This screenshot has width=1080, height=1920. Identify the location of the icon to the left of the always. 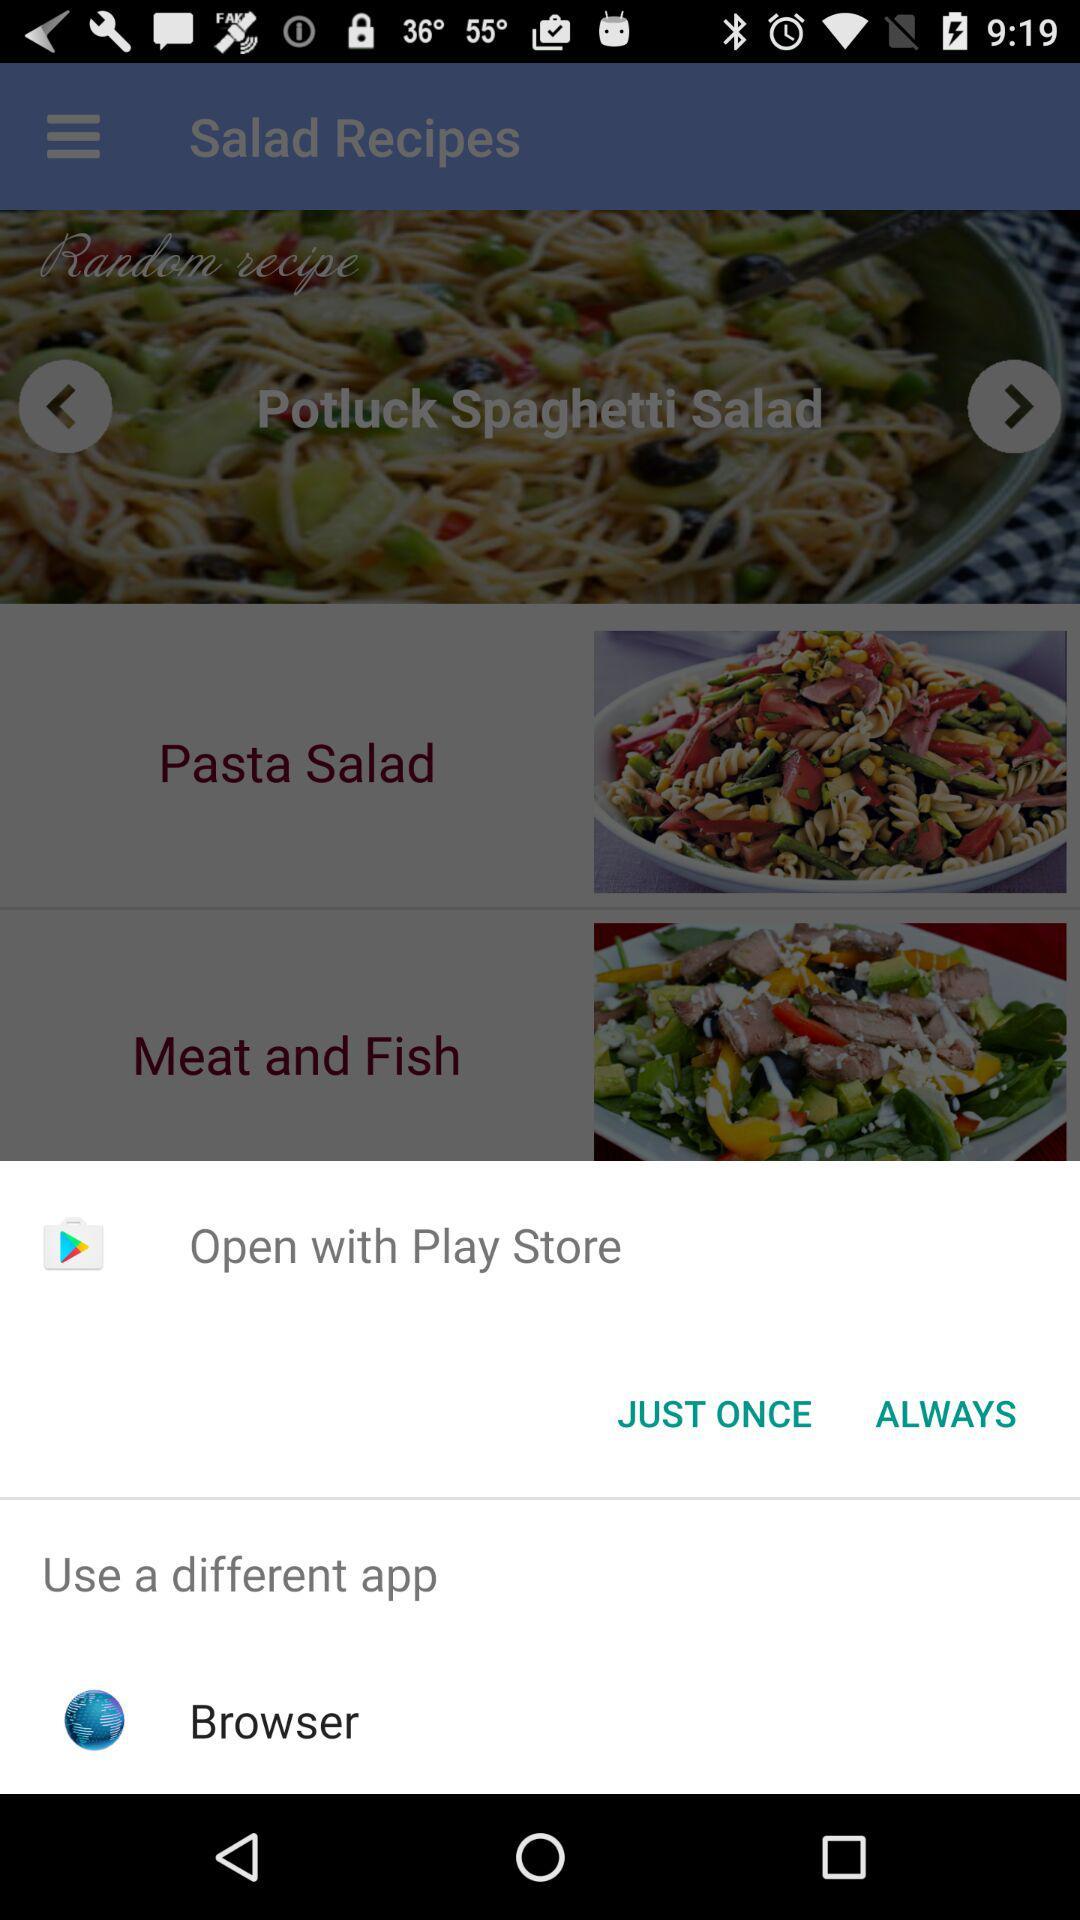
(713, 1411).